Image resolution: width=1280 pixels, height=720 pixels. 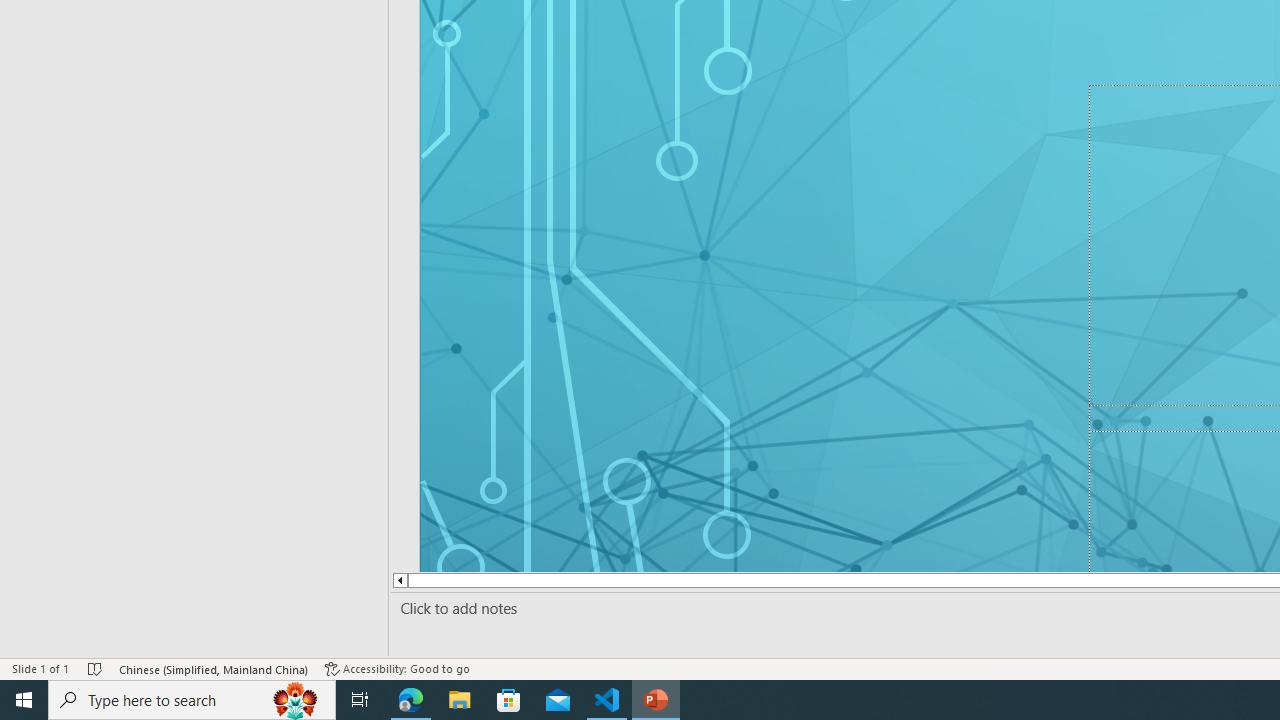 I want to click on 'Accessibility Checker Accessibility: Good to go', so click(x=397, y=669).